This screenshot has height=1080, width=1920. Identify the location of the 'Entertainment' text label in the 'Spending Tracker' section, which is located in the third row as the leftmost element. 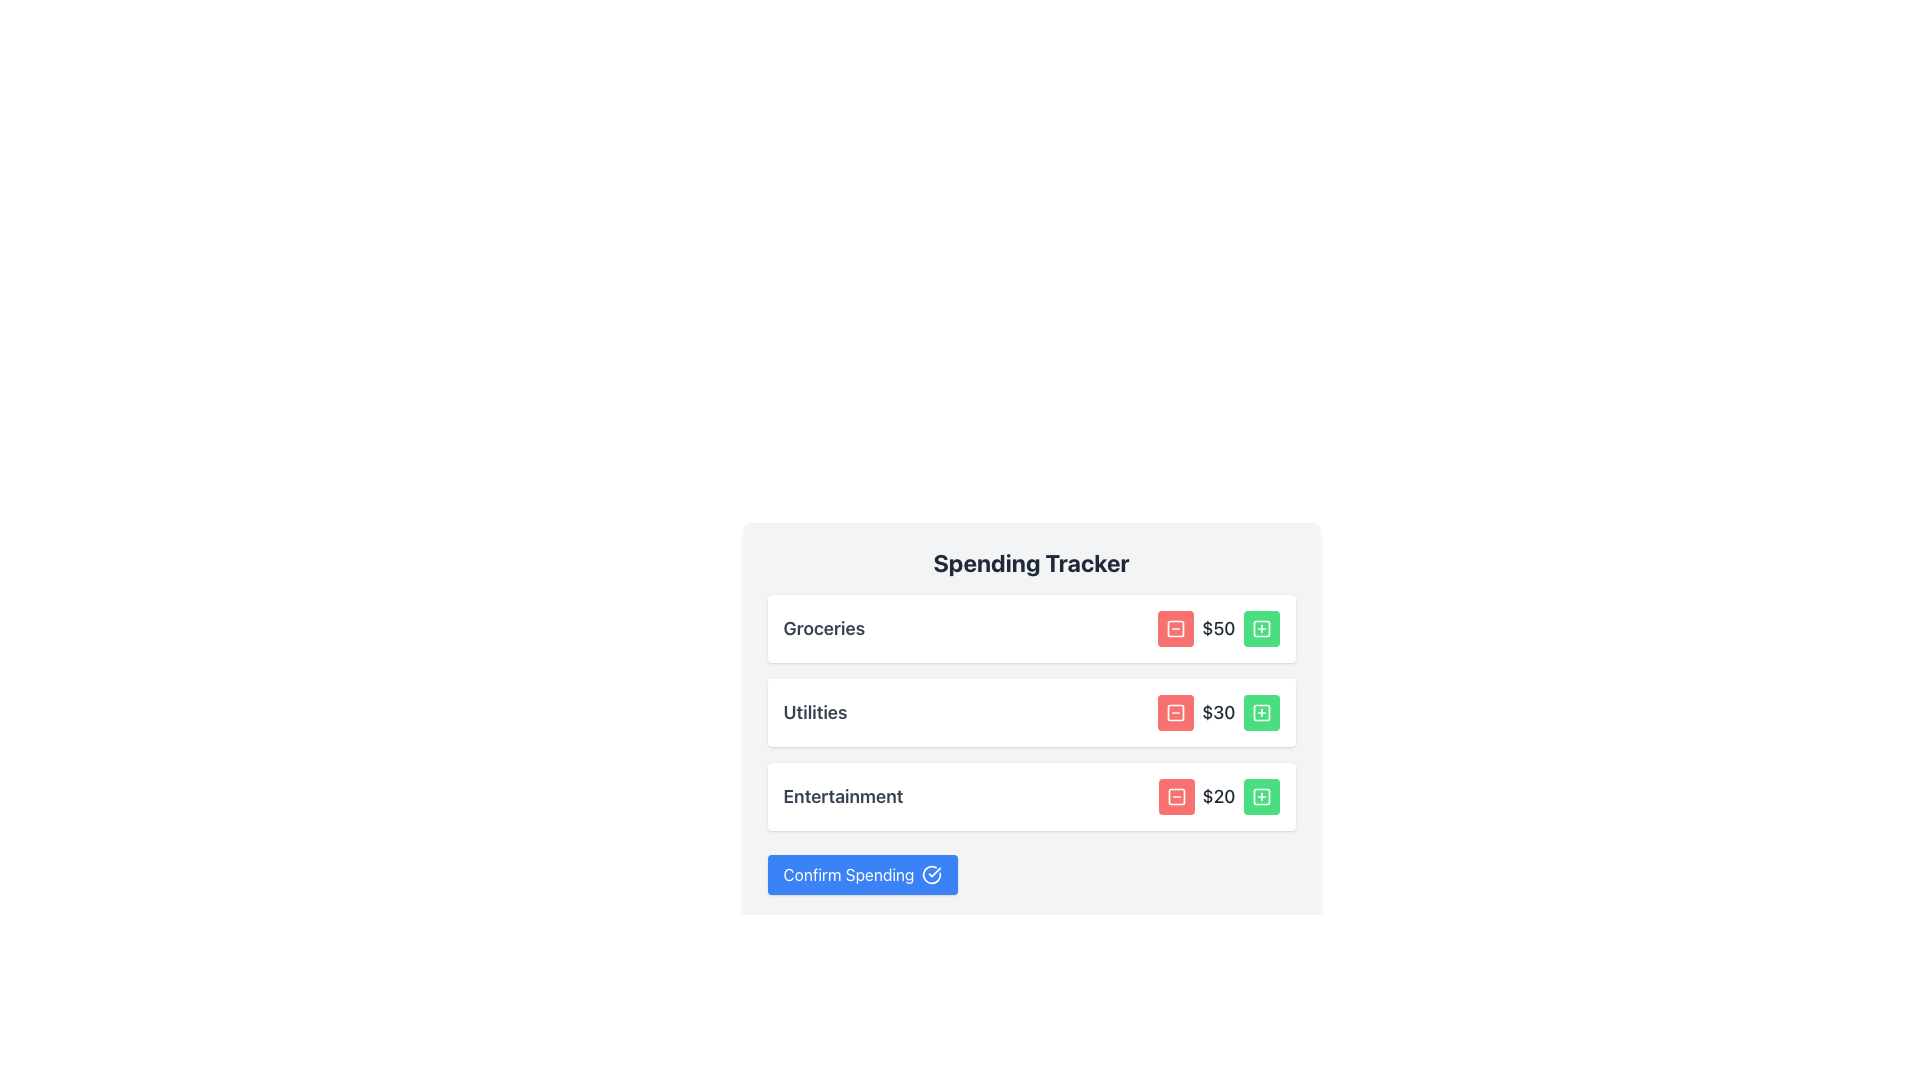
(843, 796).